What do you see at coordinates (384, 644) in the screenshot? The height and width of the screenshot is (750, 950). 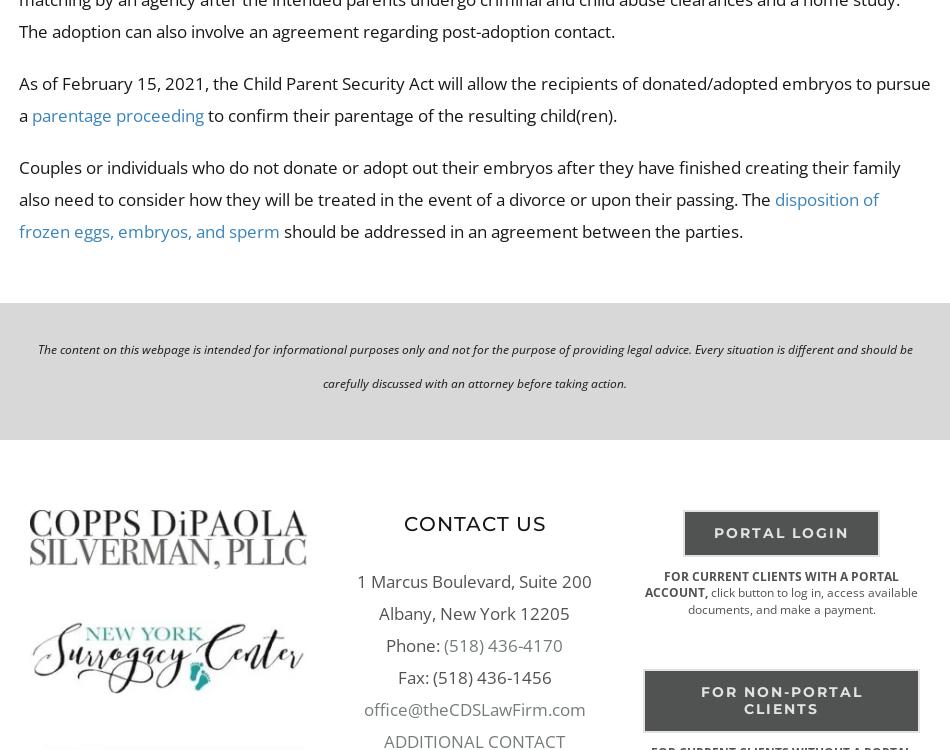 I see `'Phone:'` at bounding box center [384, 644].